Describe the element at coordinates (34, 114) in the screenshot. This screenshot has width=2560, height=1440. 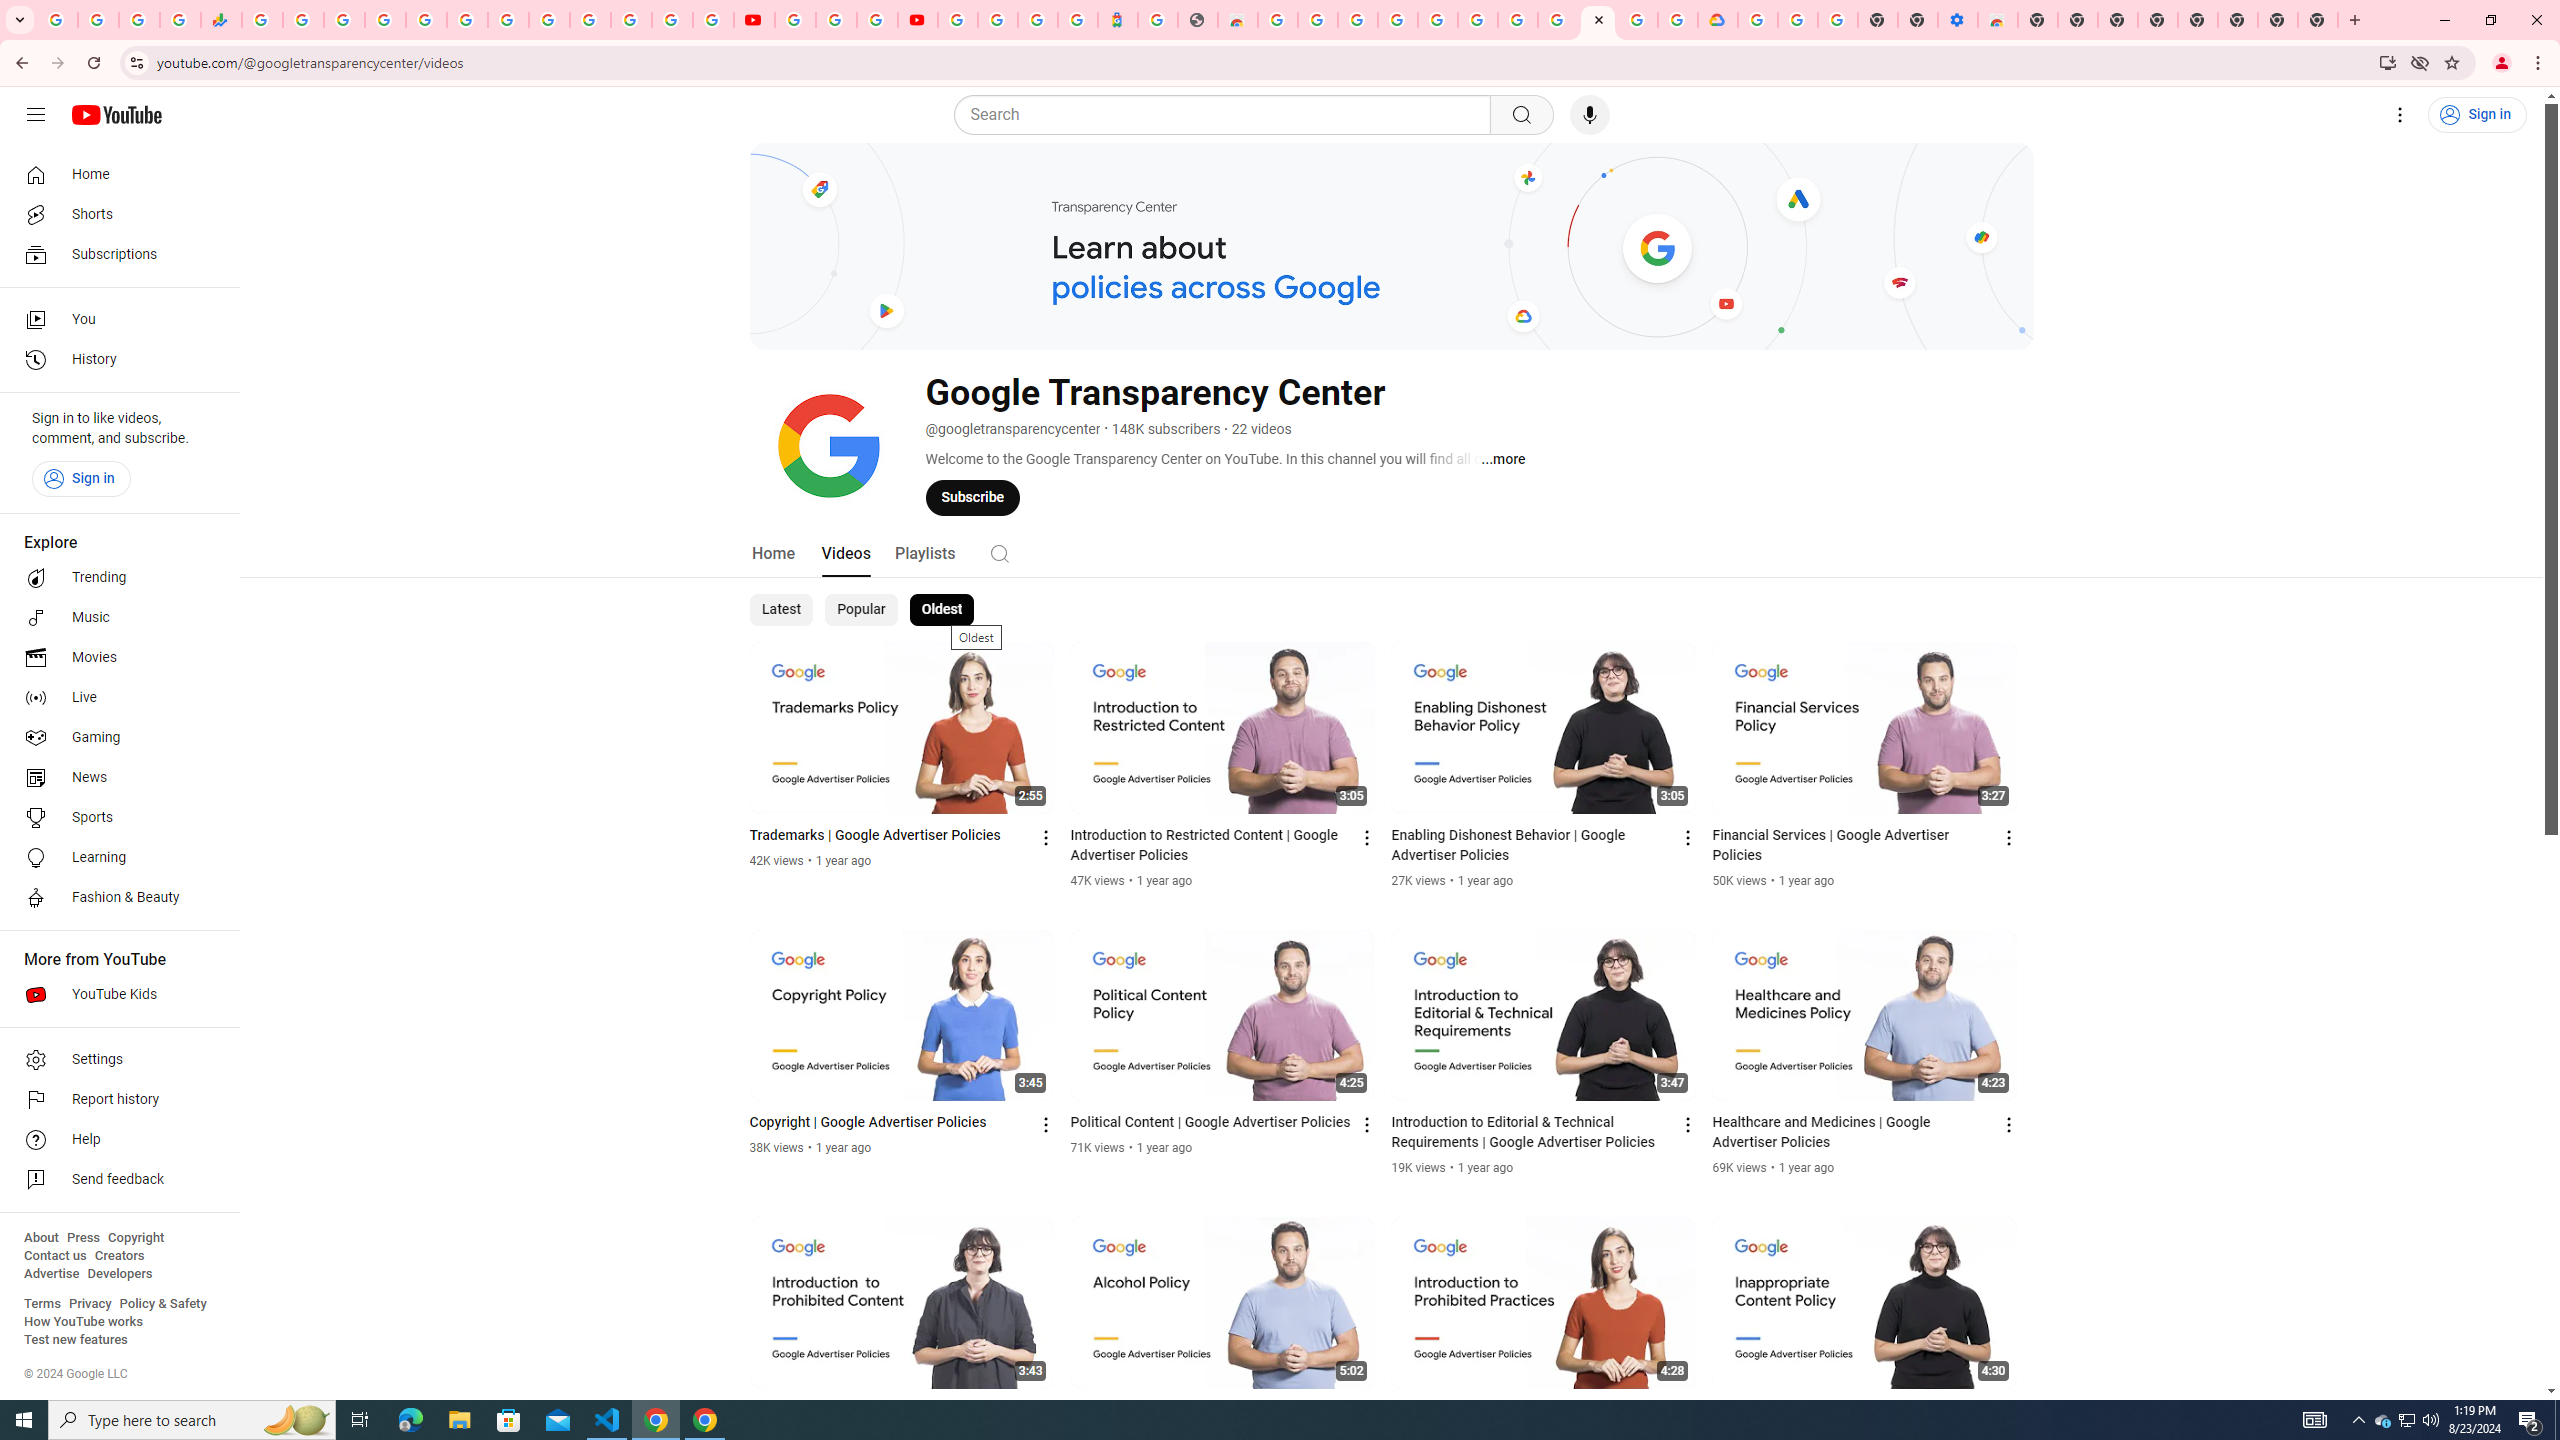
I see `'Guide'` at that location.